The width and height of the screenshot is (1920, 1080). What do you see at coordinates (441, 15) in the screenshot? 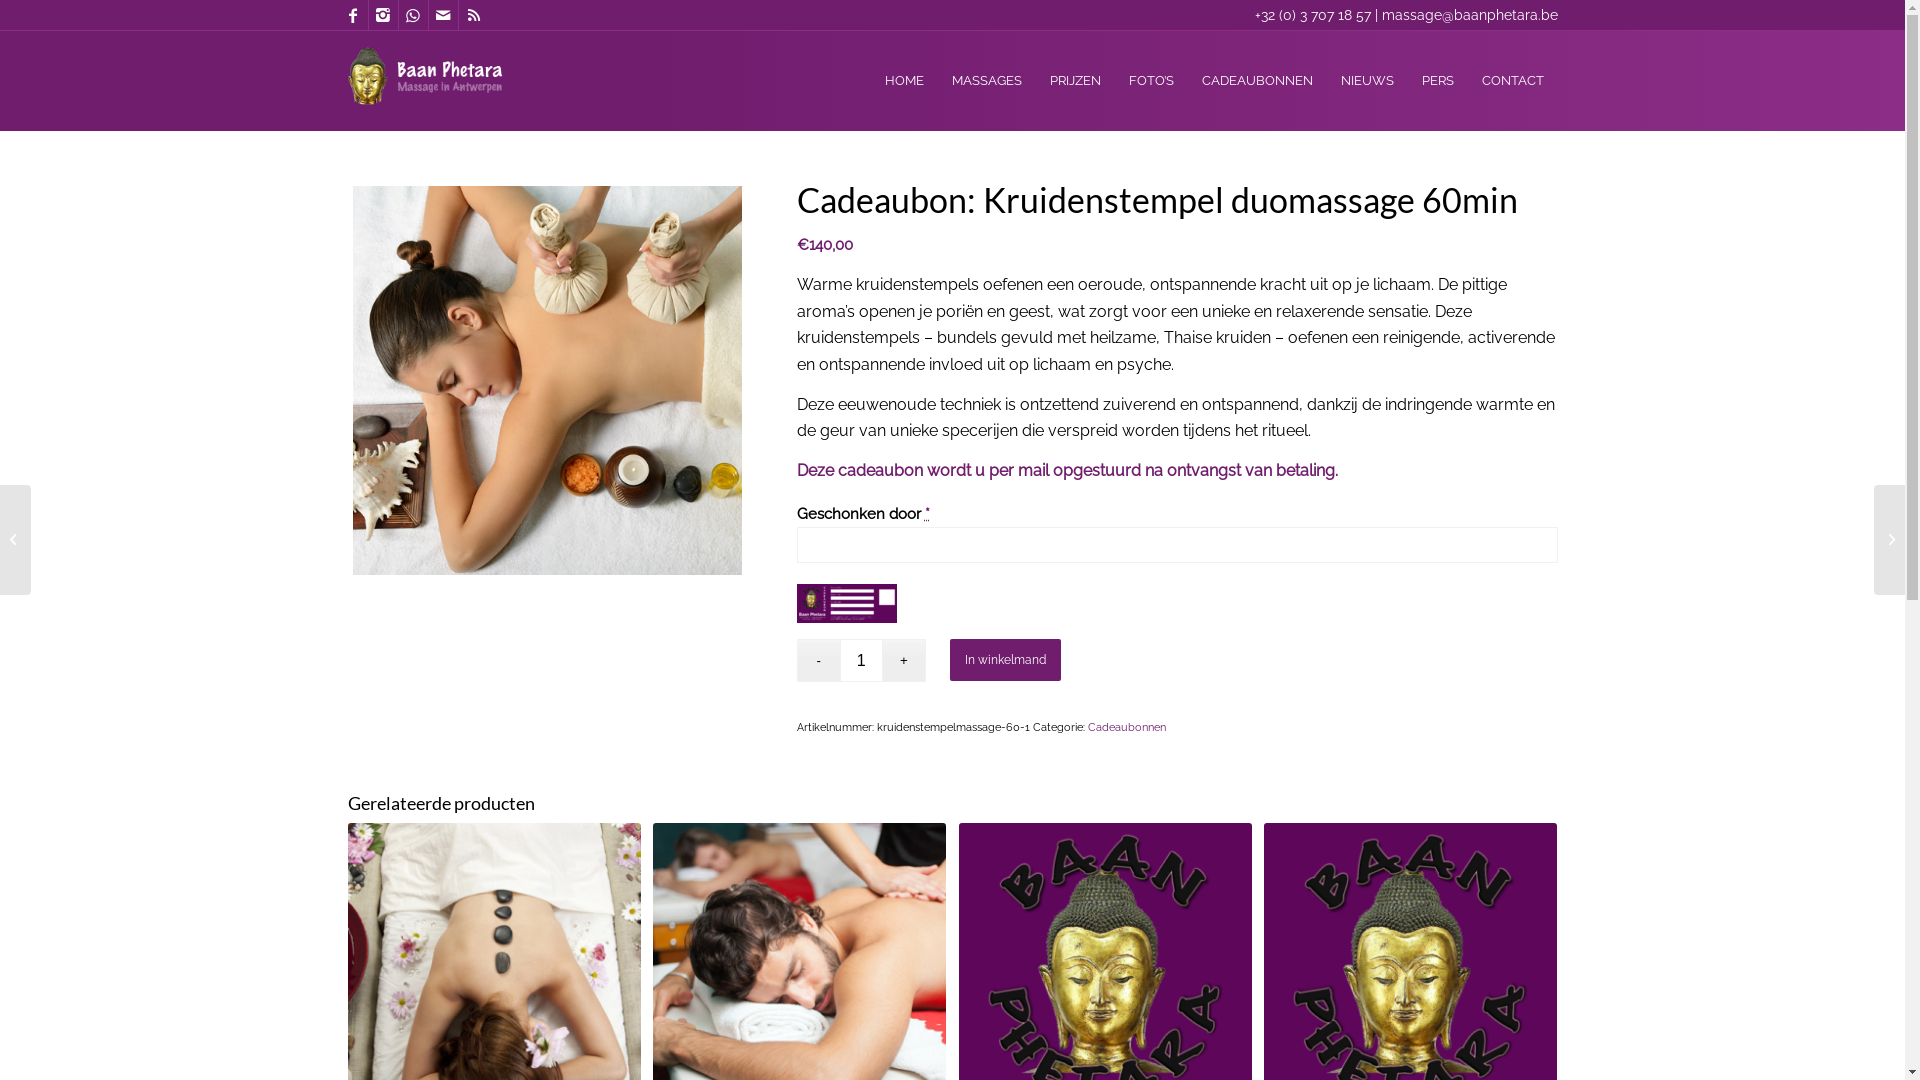
I see `'Mail'` at bounding box center [441, 15].